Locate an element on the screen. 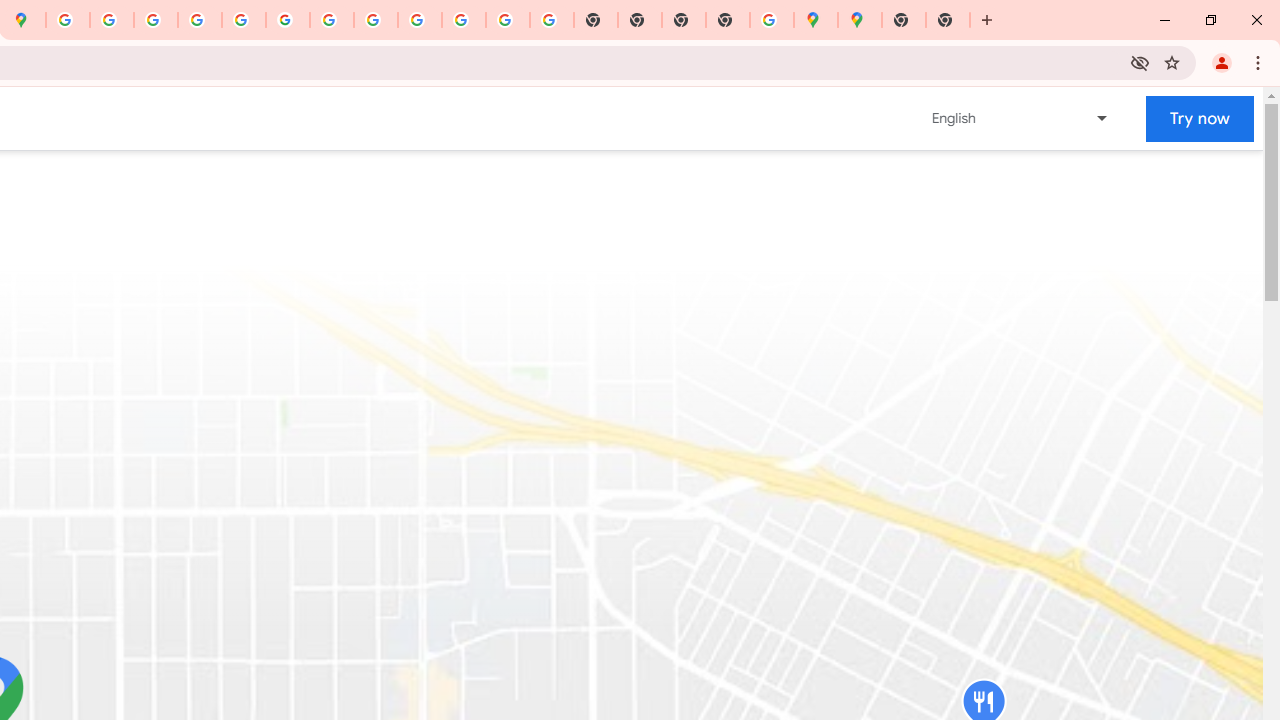  'New Tab' is located at coordinates (946, 20).